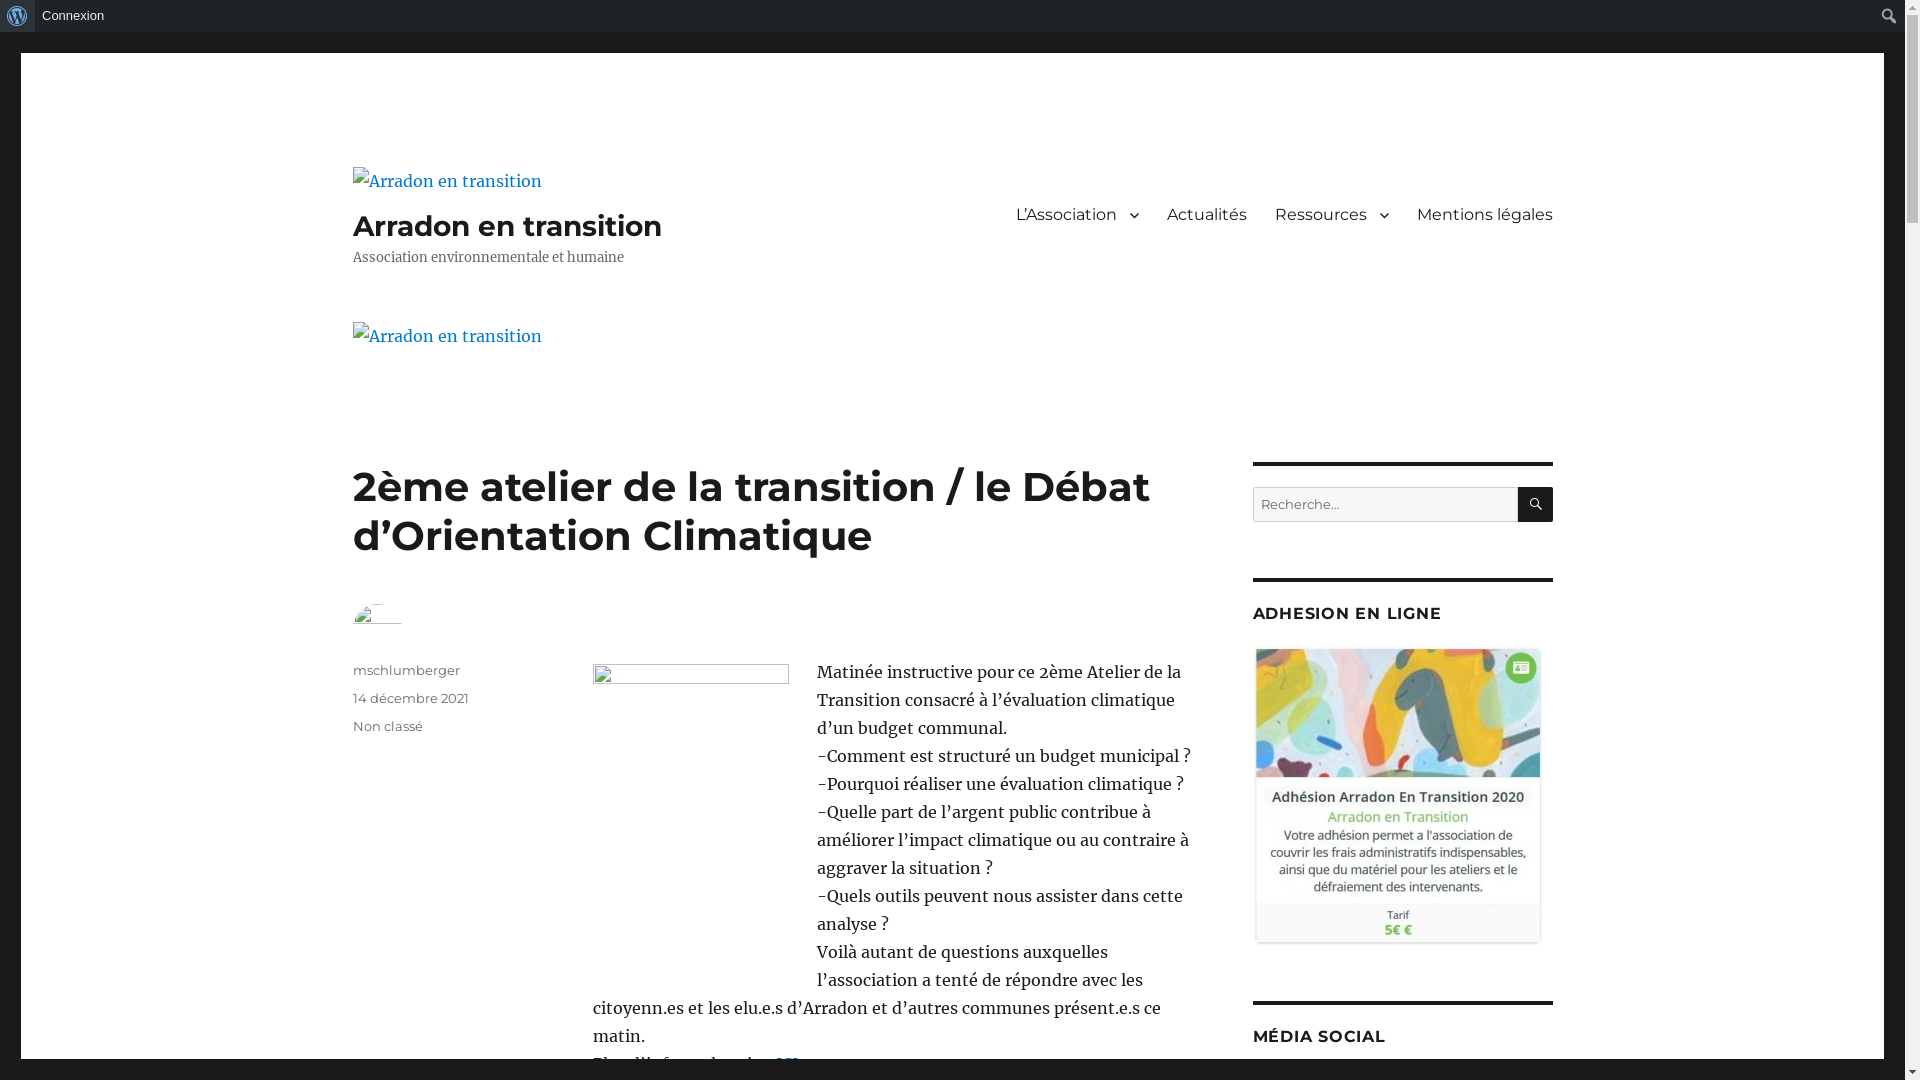  I want to click on 'ICI', so click(786, 1063).